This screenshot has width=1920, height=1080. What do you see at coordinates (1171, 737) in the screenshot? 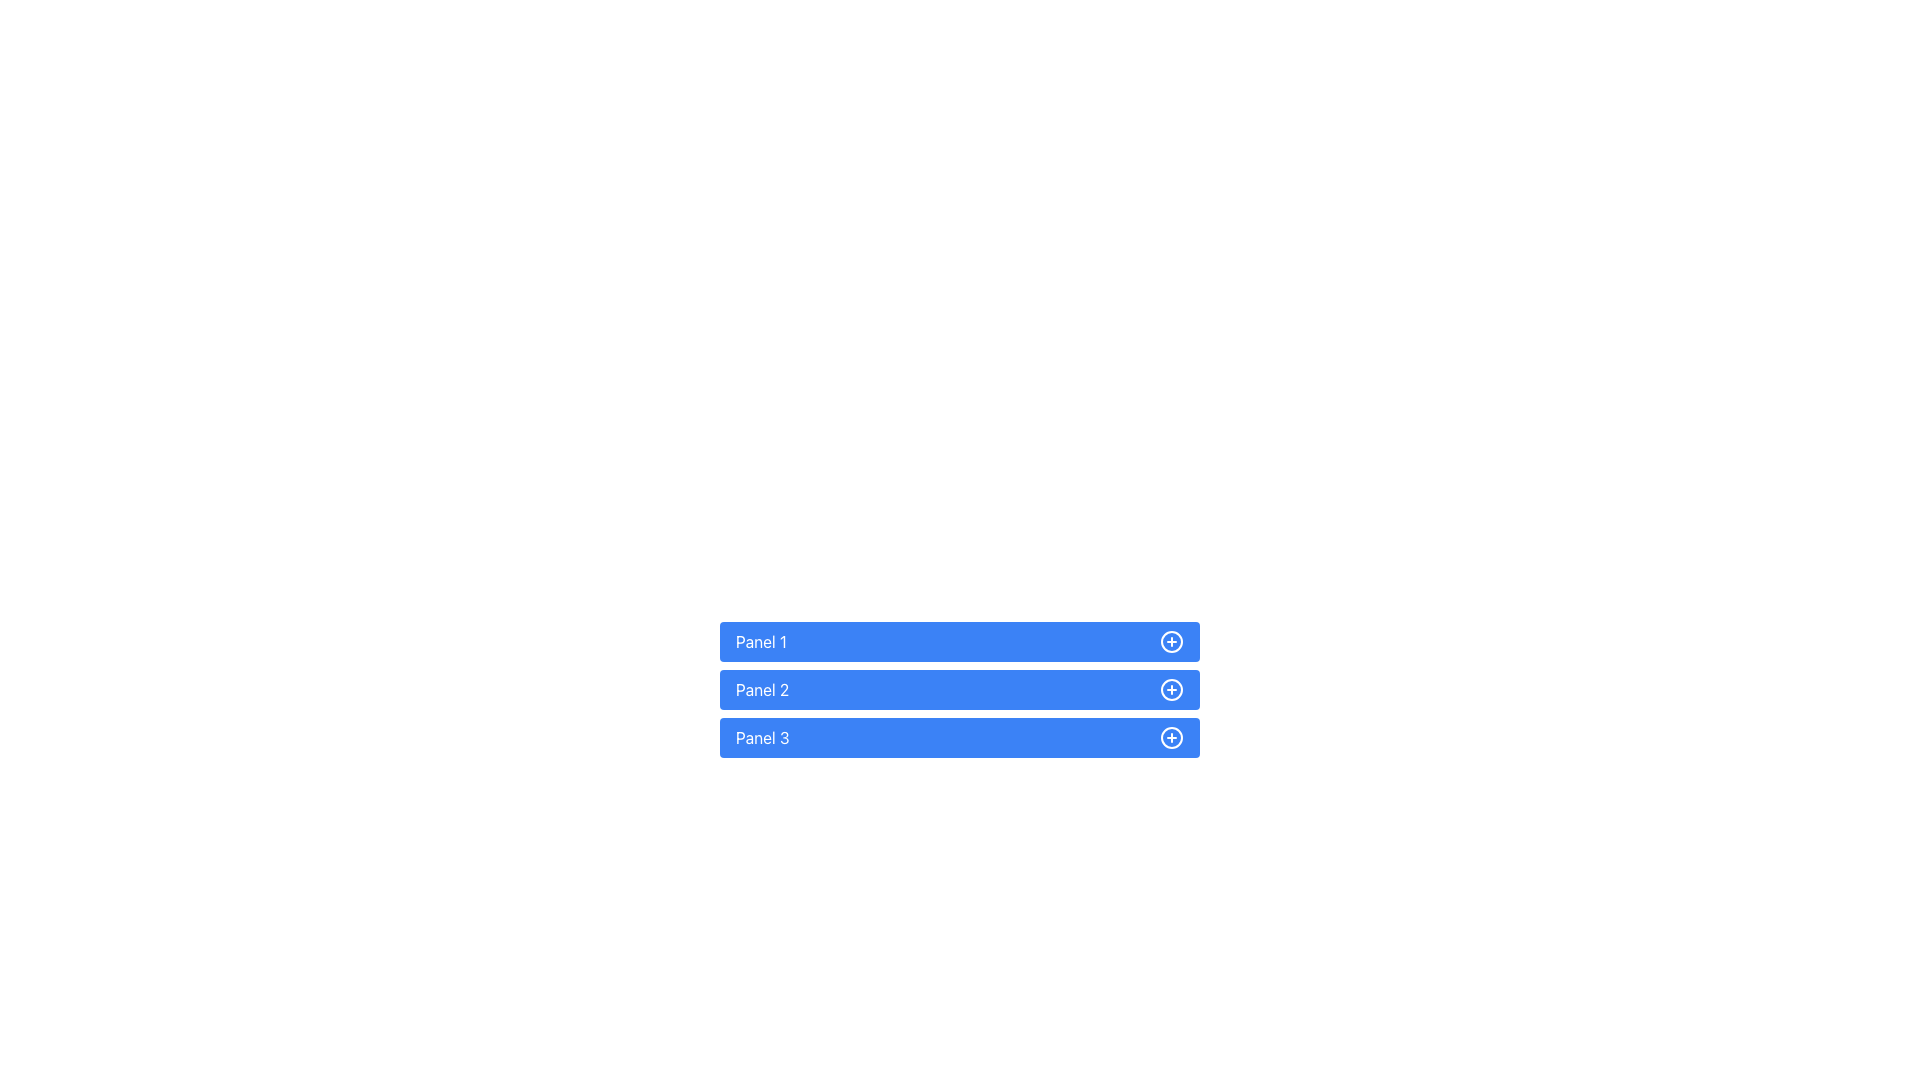
I see `the circular '+' icon on the right end of the blue button labeled 'Panel 3'` at bounding box center [1171, 737].